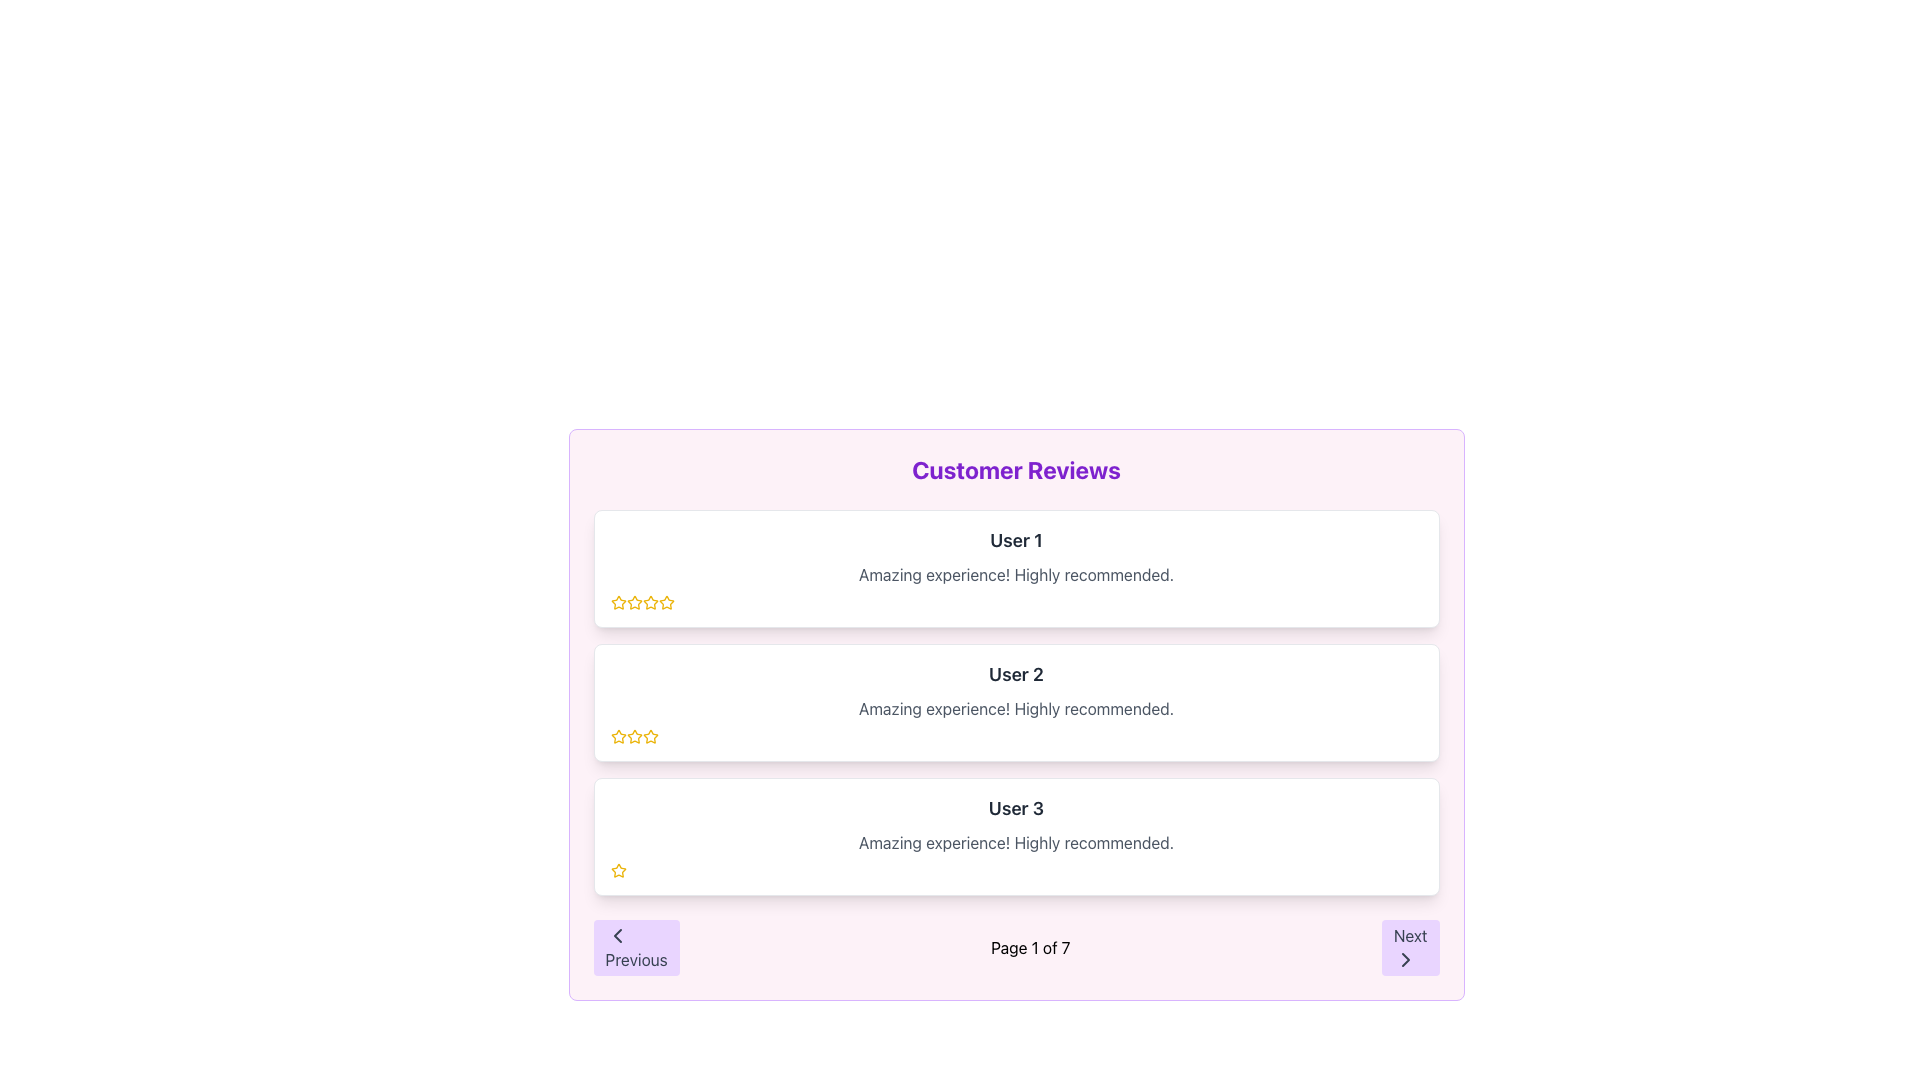 This screenshot has width=1920, height=1080. What do you see at coordinates (1404, 959) in the screenshot?
I see `the arrow icon representing navigation, which is located inside the 'Next' button at the bottom-right corner of the interface` at bounding box center [1404, 959].